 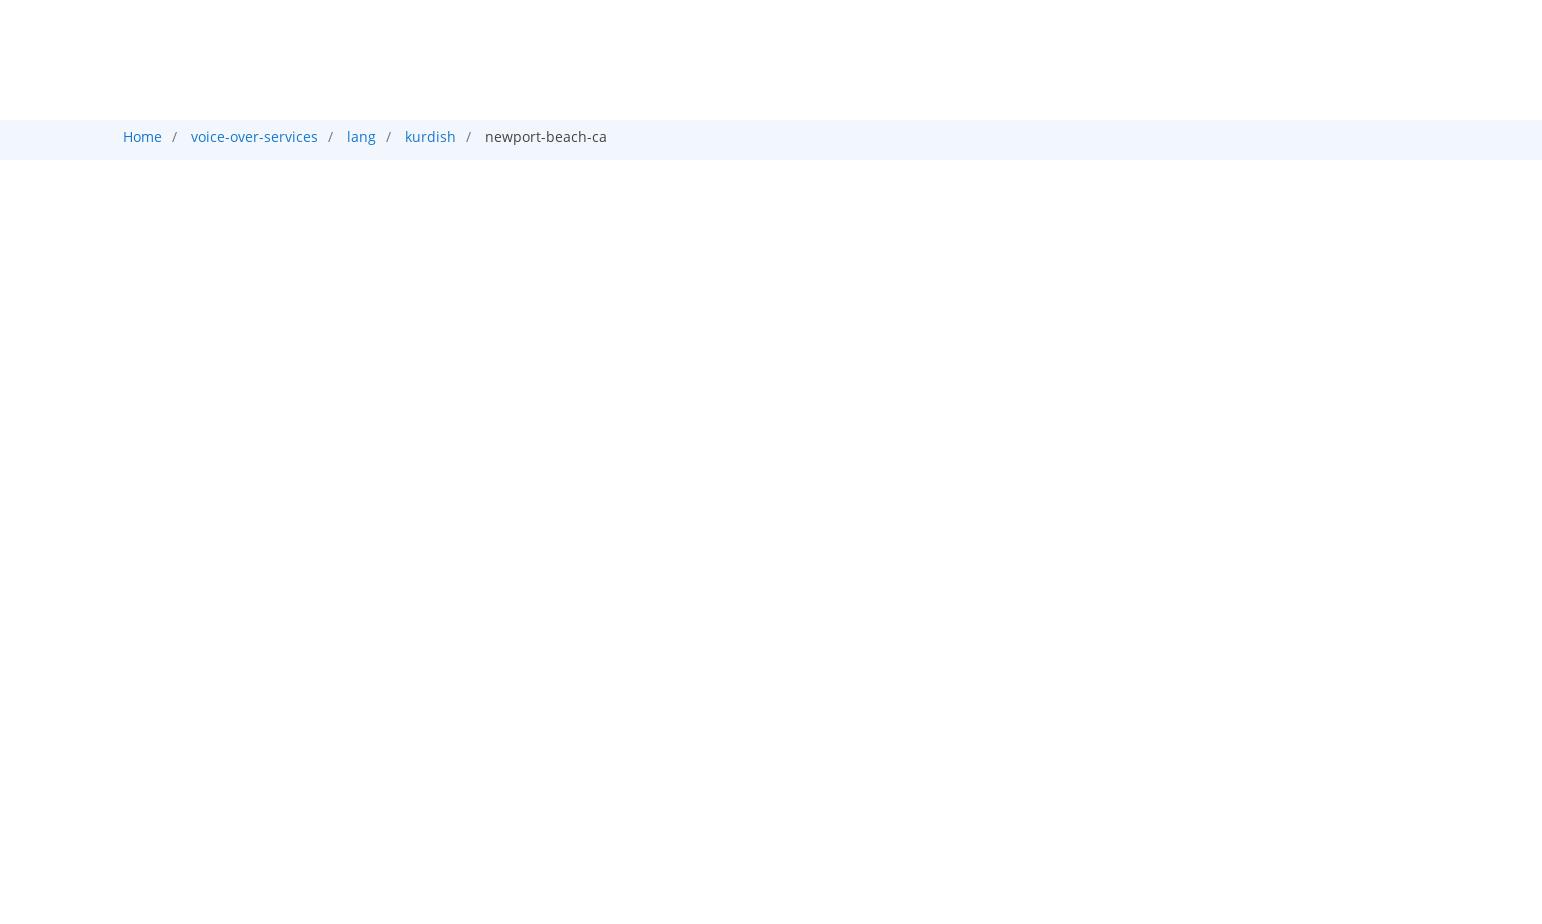 I want to click on 'We ensure that the clients get maximum satisfaction from our output; this is our trademark. Subscribe our services that provides outstanding voices for   Male, kids, English, cartoon, animation  and female.', so click(x=754, y=667).